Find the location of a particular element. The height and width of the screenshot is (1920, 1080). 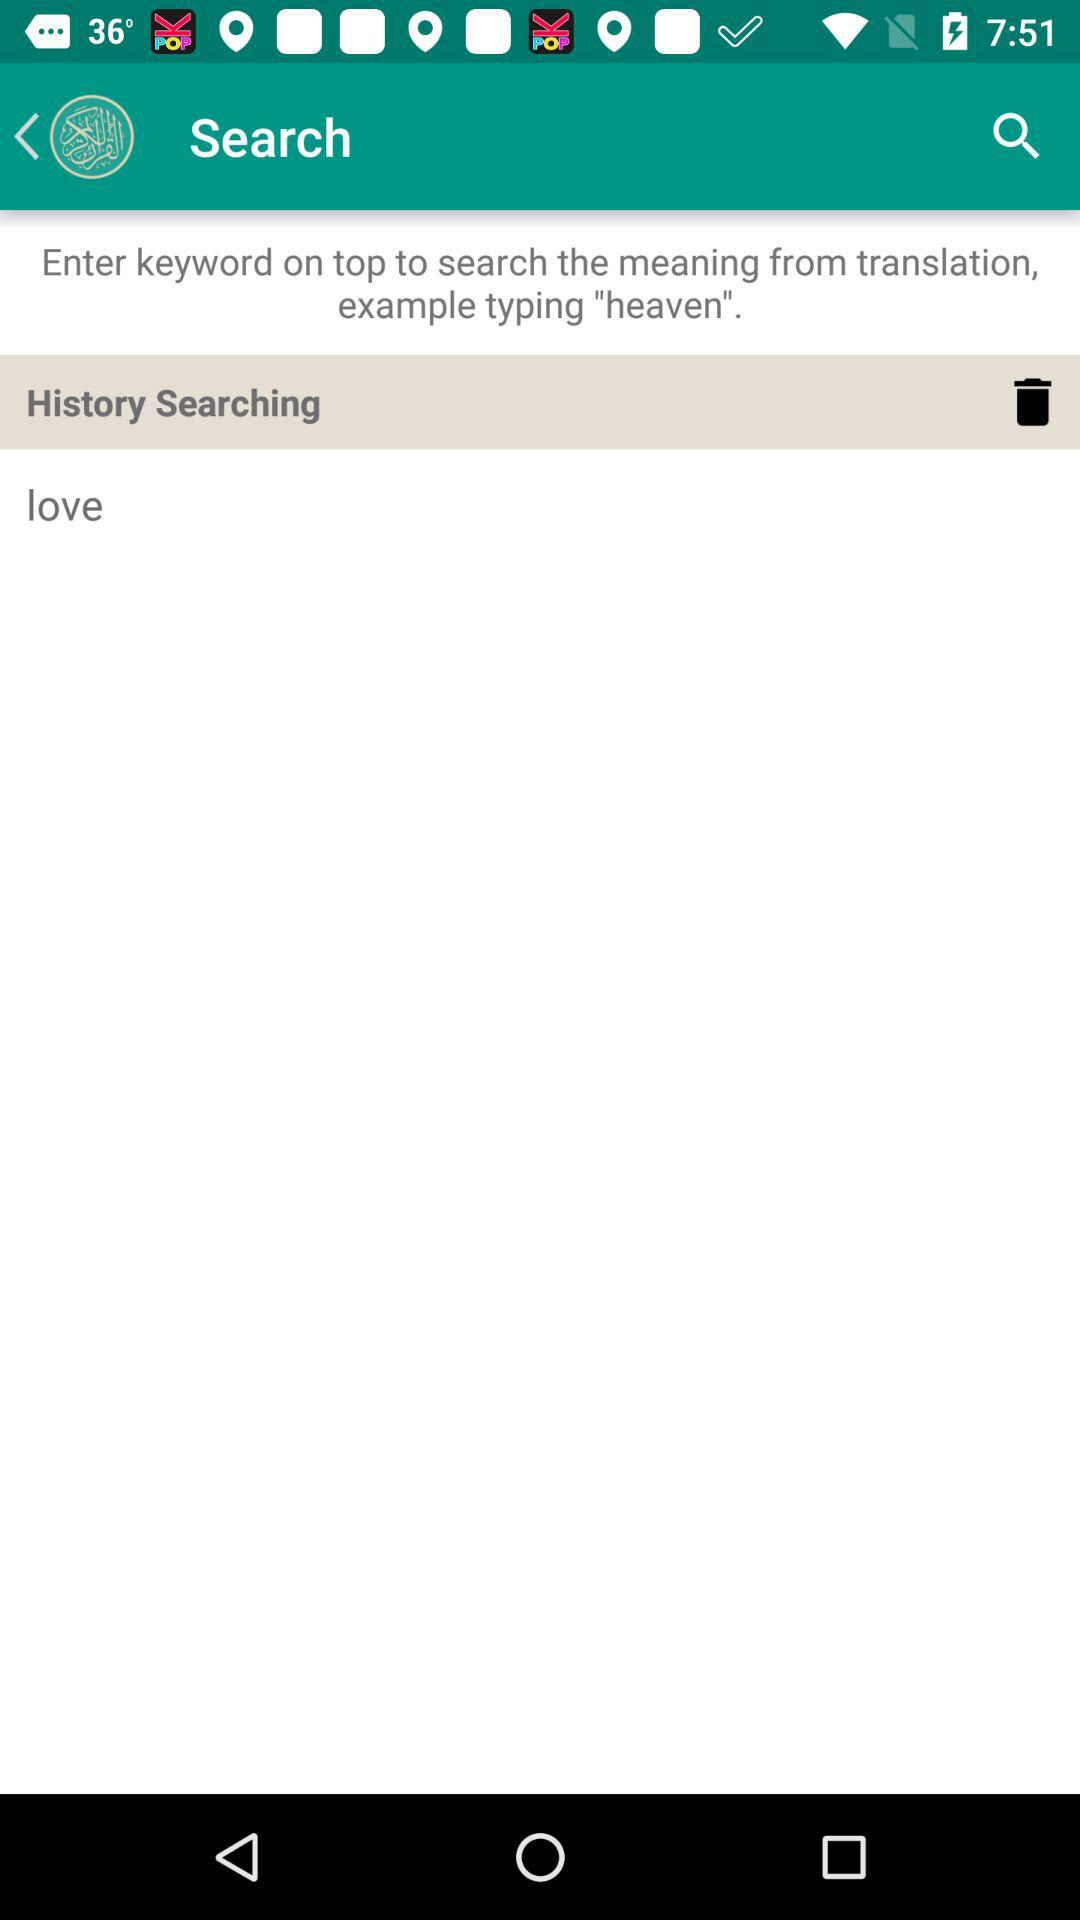

the icon below the enter keyword on is located at coordinates (1032, 401).